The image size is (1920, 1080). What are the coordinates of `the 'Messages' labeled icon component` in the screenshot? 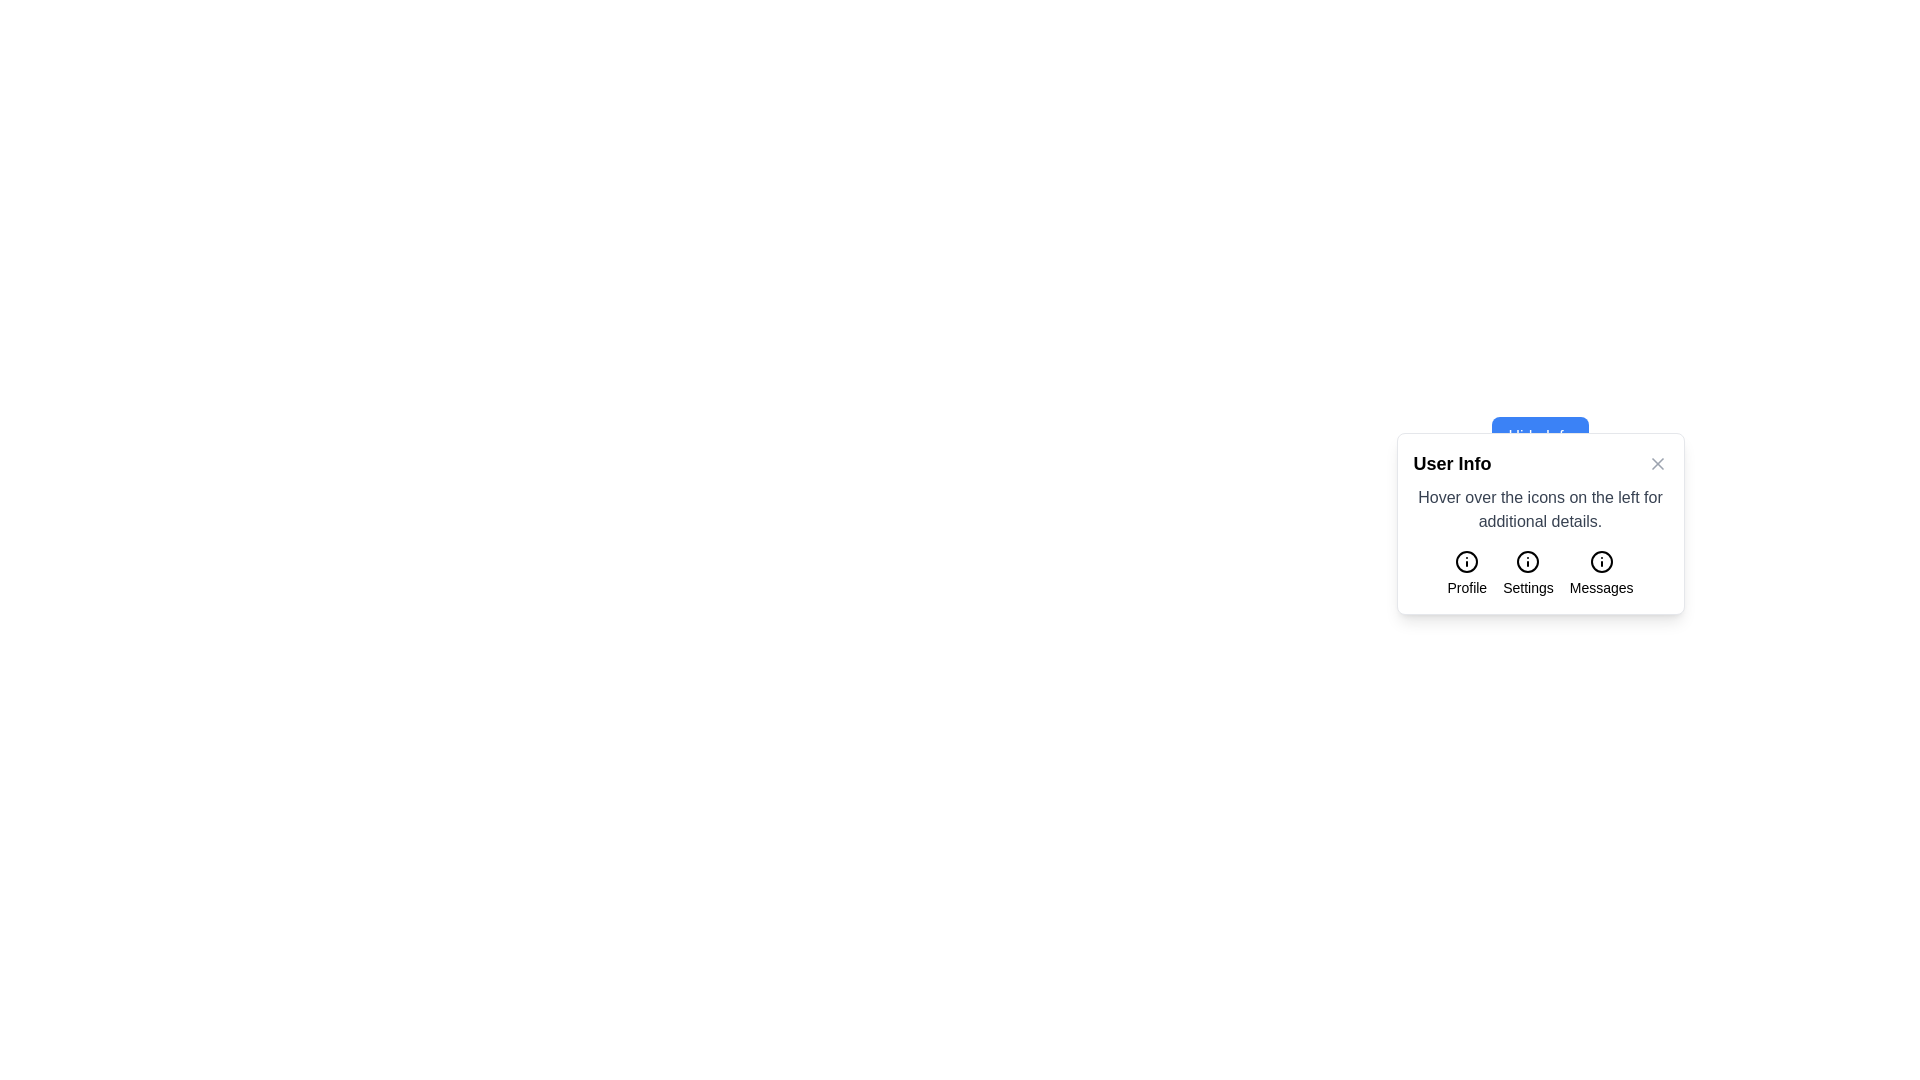 It's located at (1601, 574).